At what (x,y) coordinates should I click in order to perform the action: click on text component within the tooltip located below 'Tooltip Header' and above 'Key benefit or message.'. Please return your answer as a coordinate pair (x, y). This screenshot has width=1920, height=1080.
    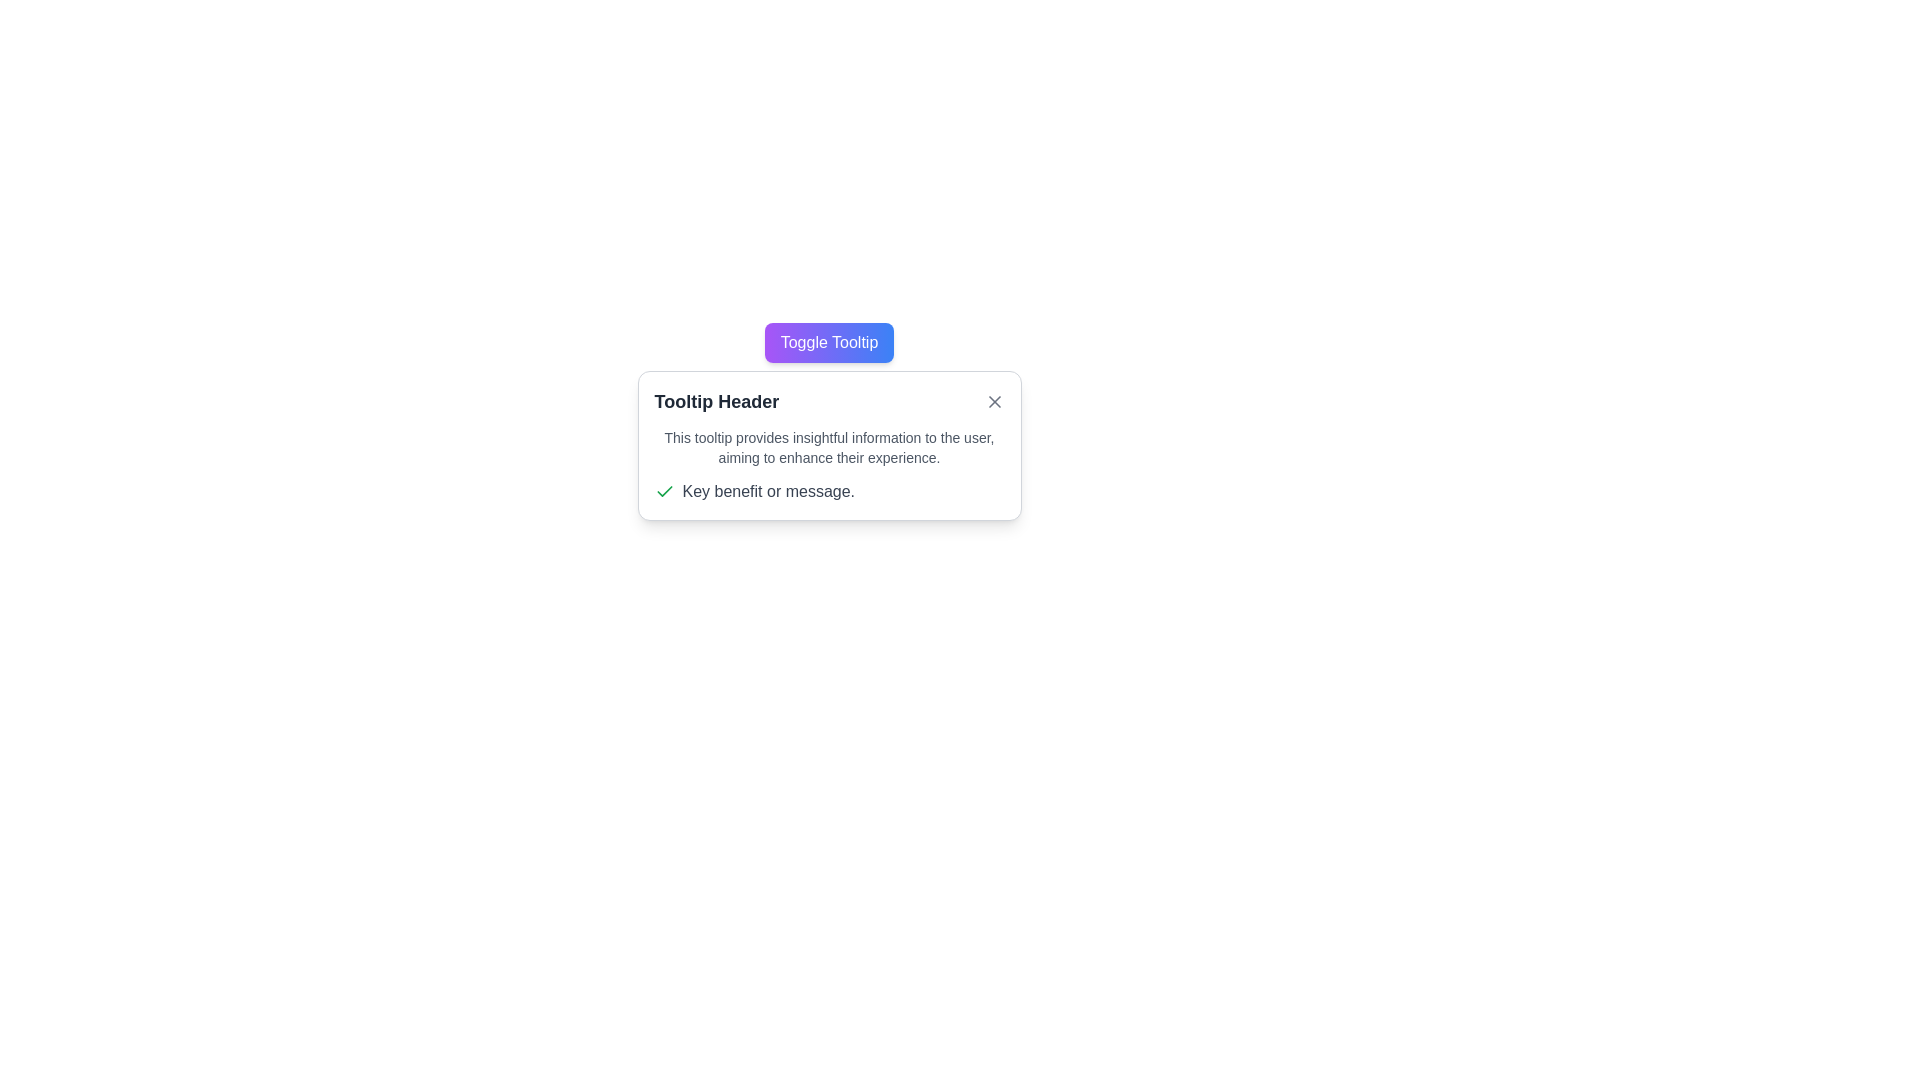
    Looking at the image, I should click on (829, 446).